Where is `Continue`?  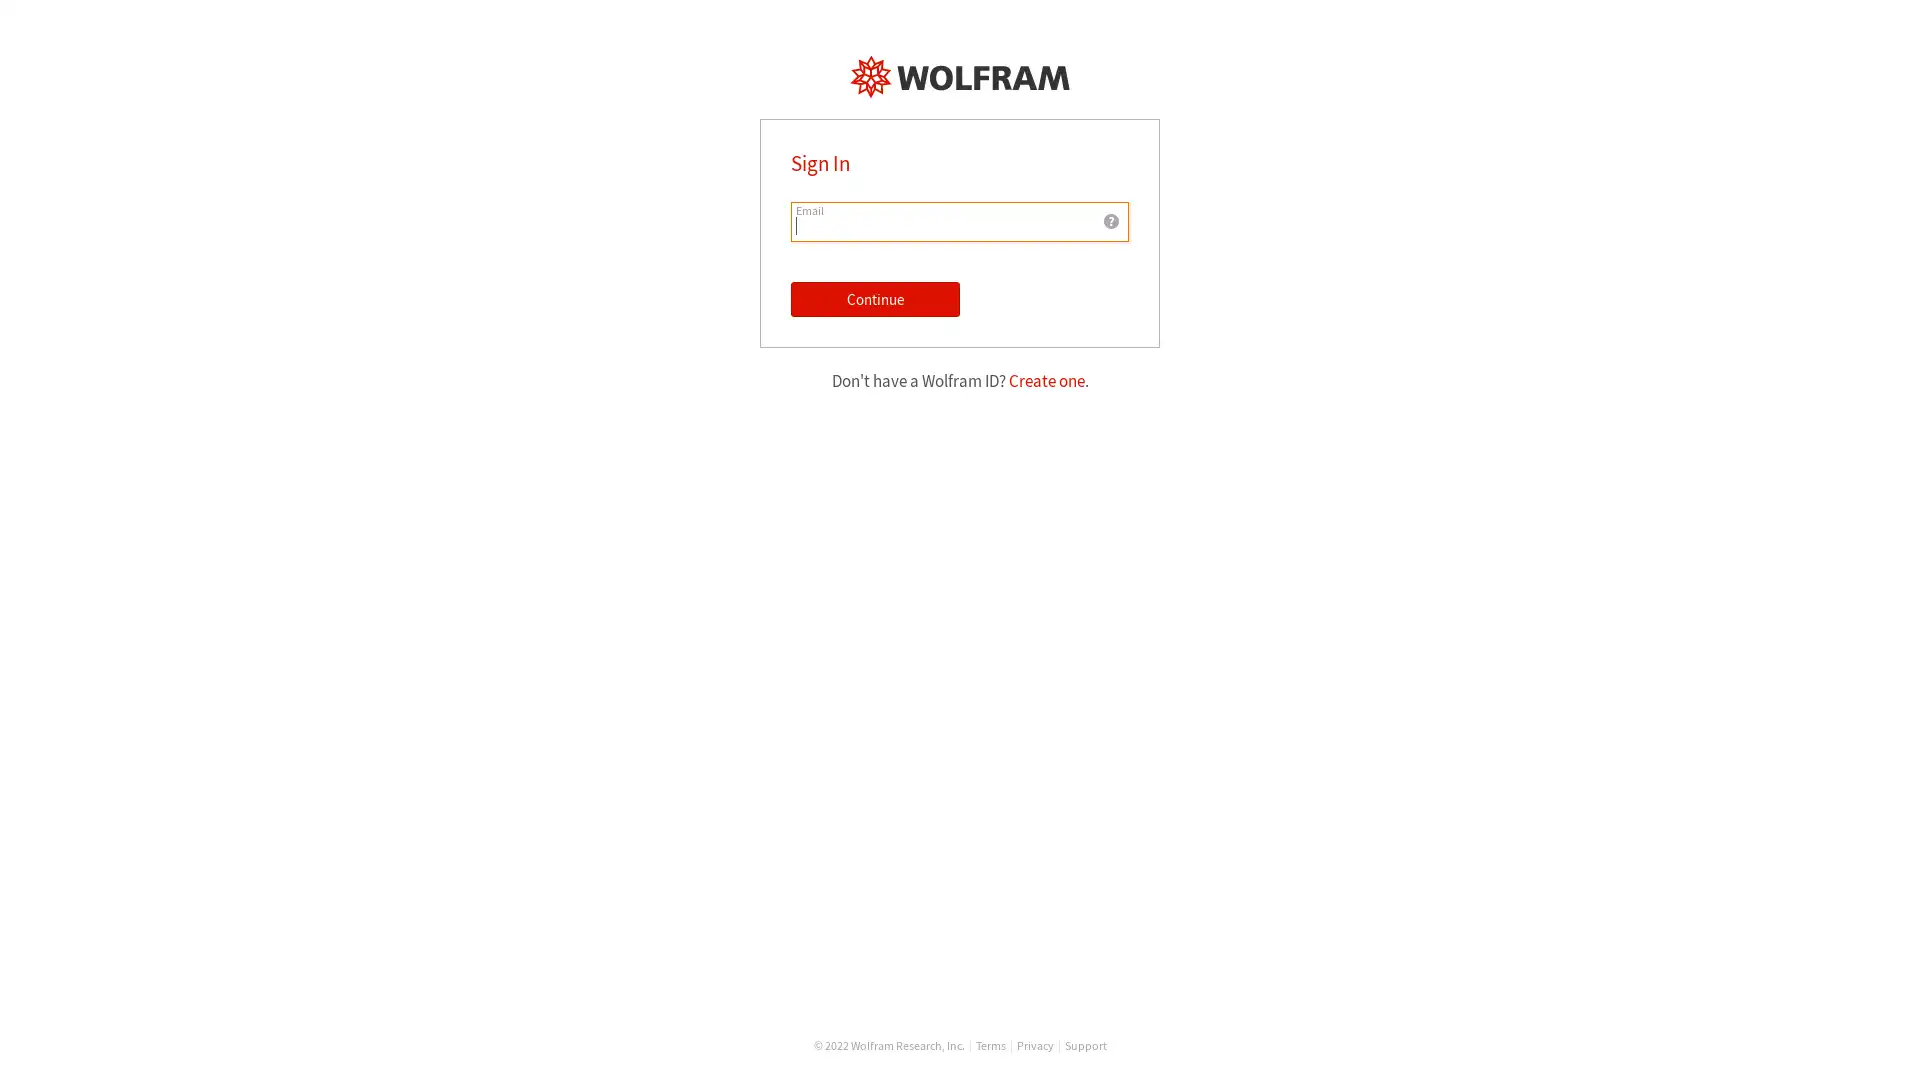 Continue is located at coordinates (875, 299).